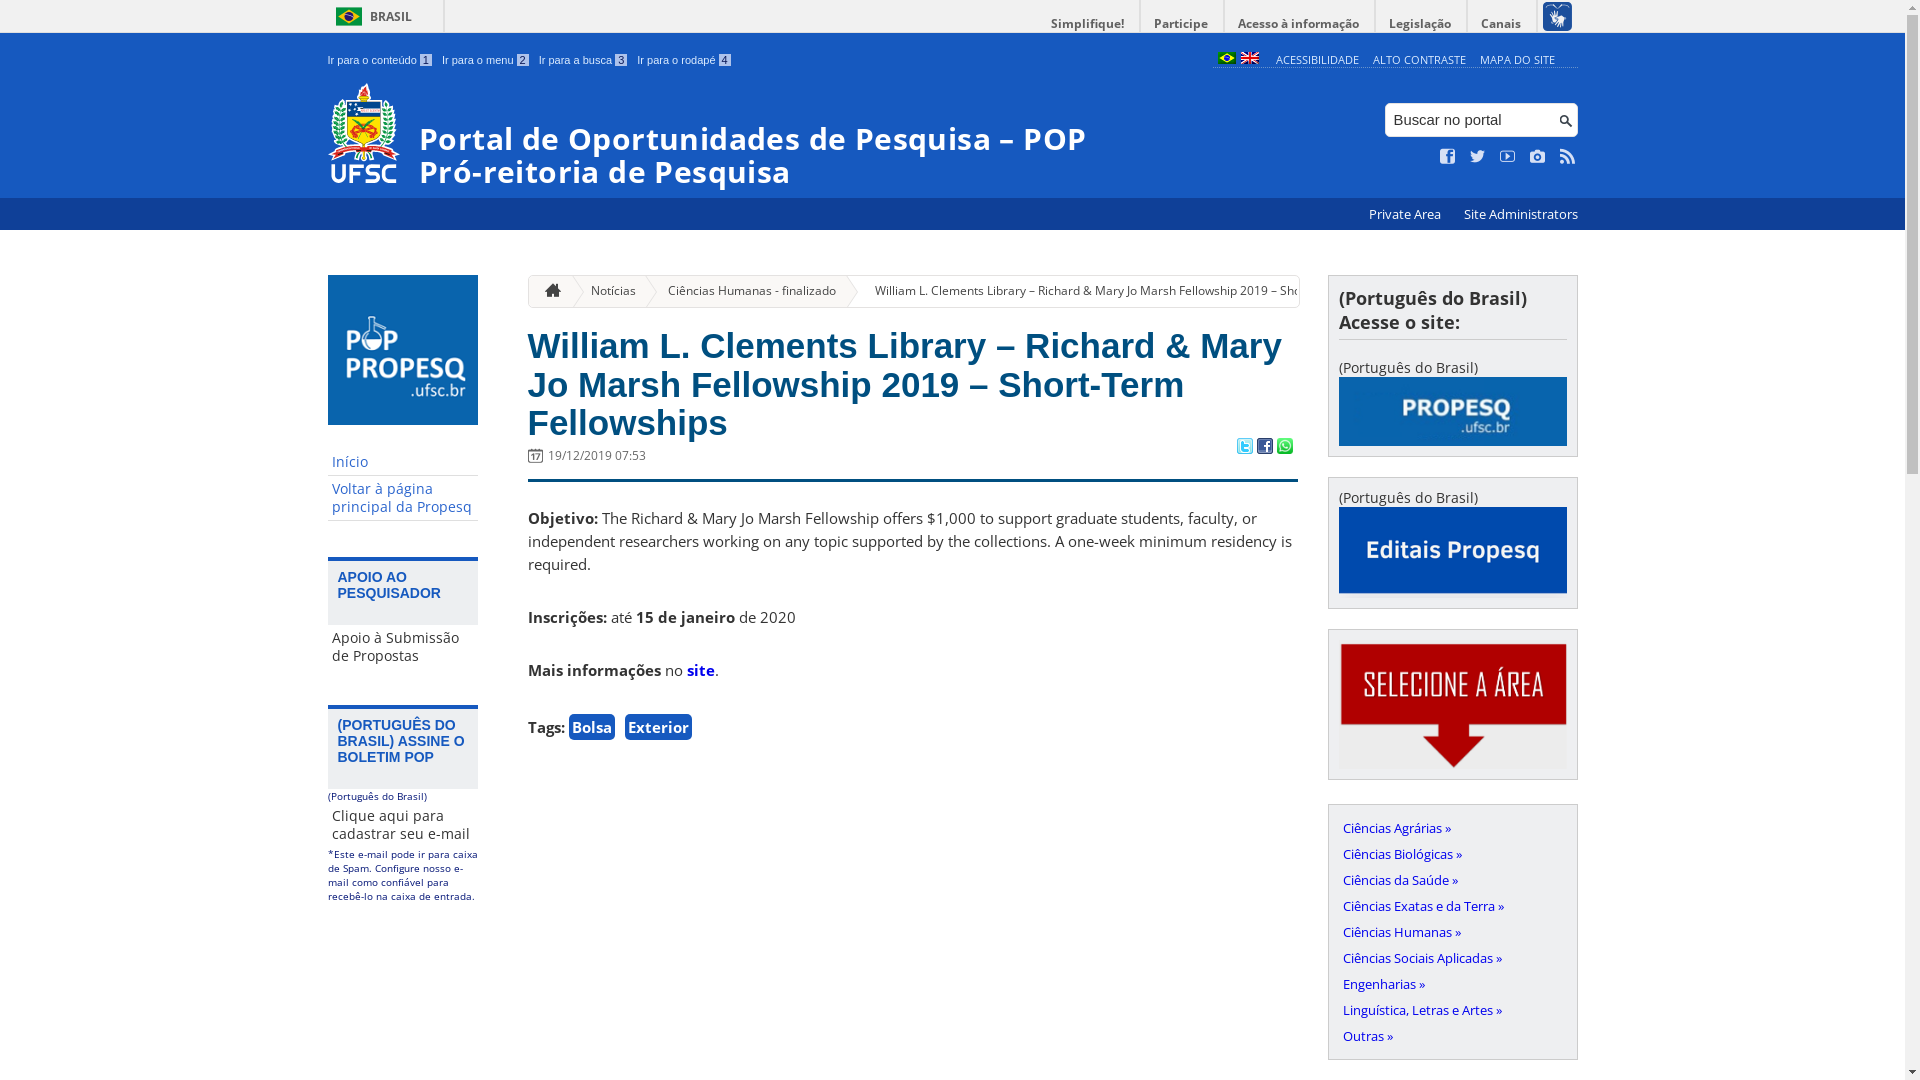 This screenshot has width=1920, height=1080. What do you see at coordinates (1536, 156) in the screenshot?
I see `'Veja no Instagram'` at bounding box center [1536, 156].